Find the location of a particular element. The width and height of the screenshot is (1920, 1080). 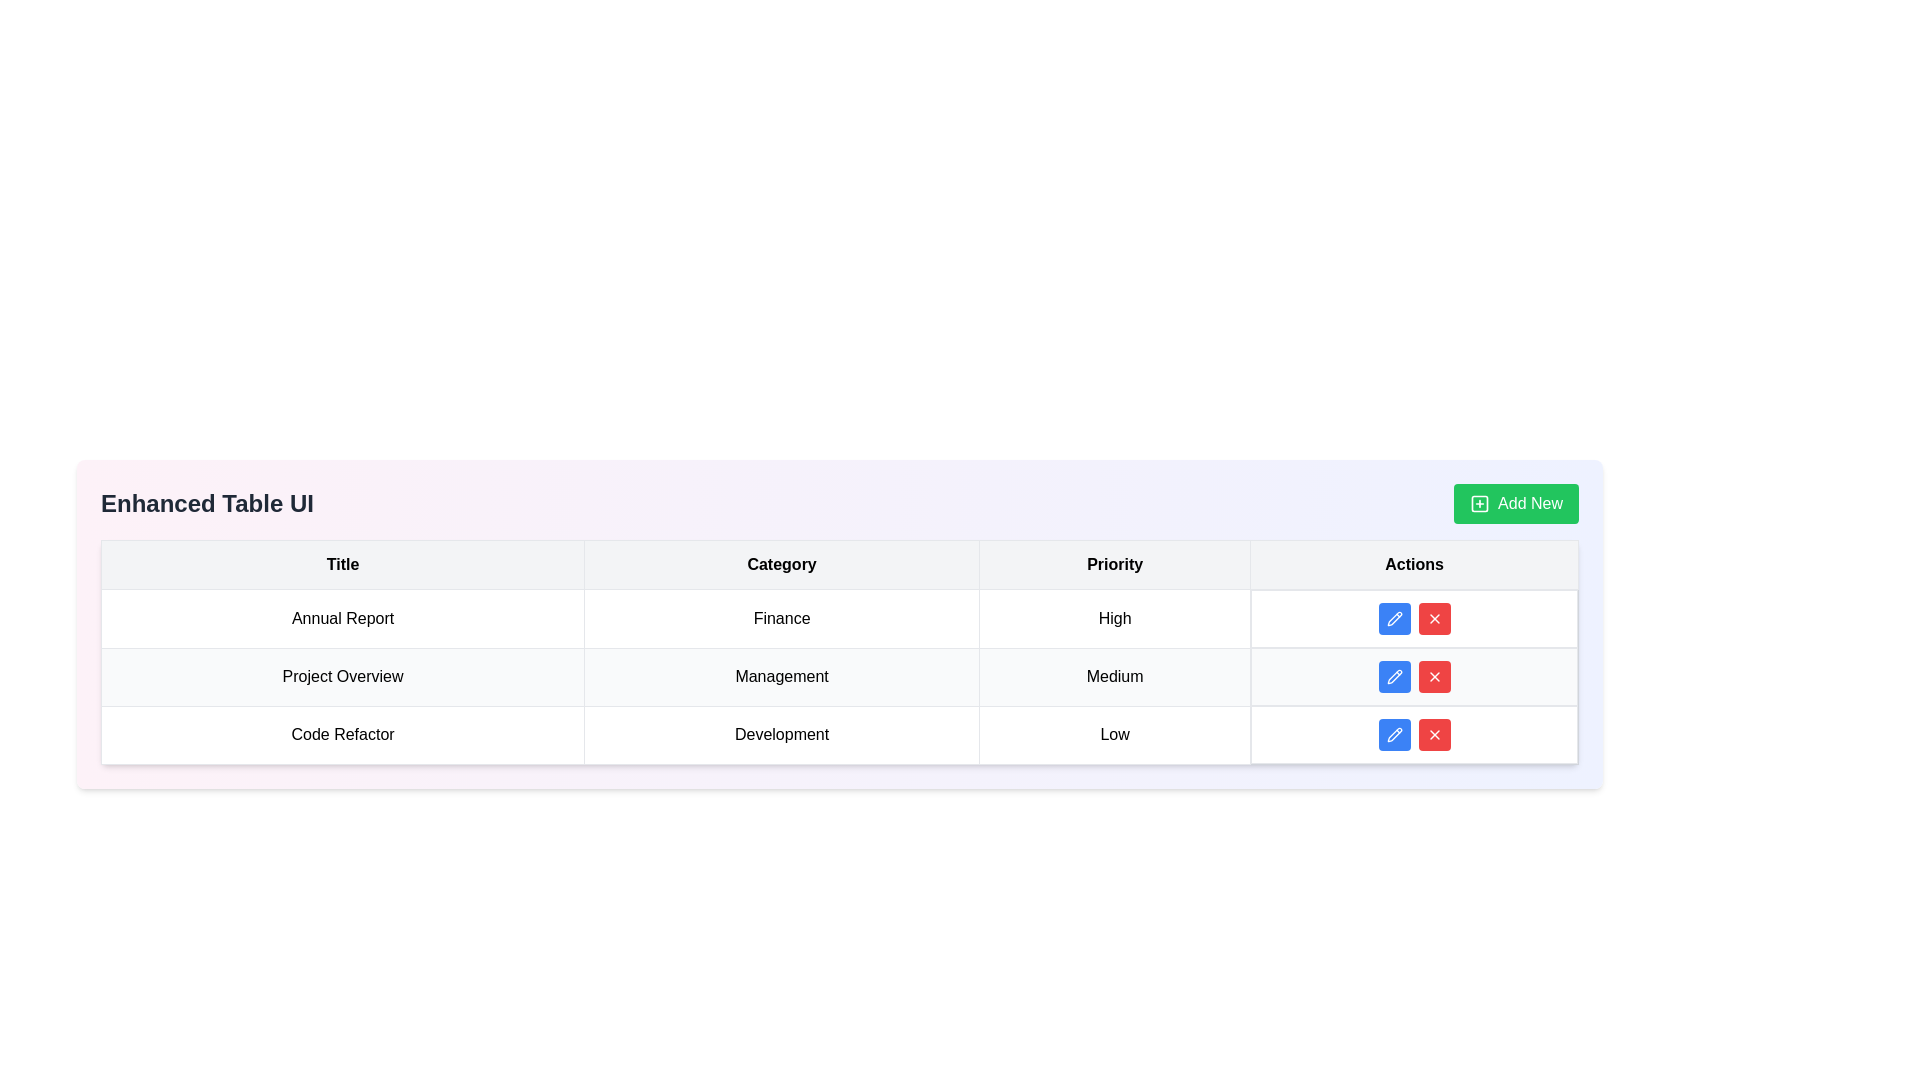

the 'Priority' text label, which is a bold black text enclosed in a light gray rectangular cell and is the third column header in the grid layout is located at coordinates (1114, 564).